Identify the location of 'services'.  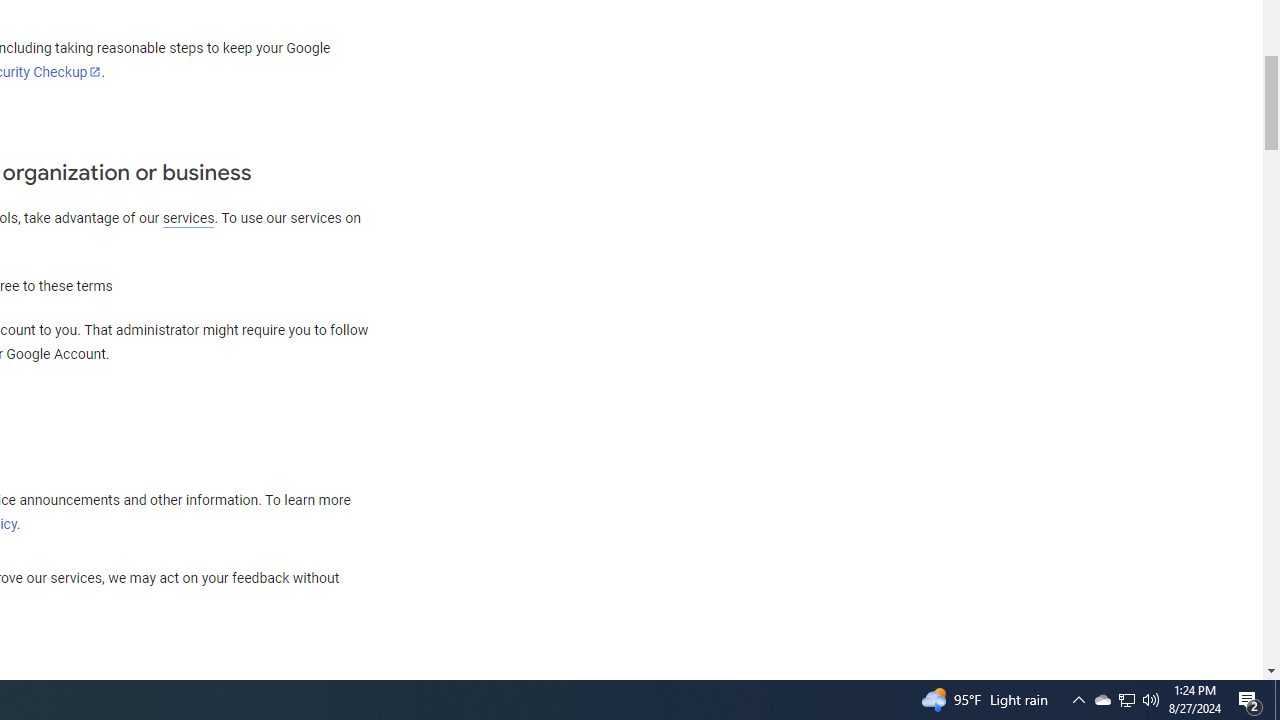
(188, 218).